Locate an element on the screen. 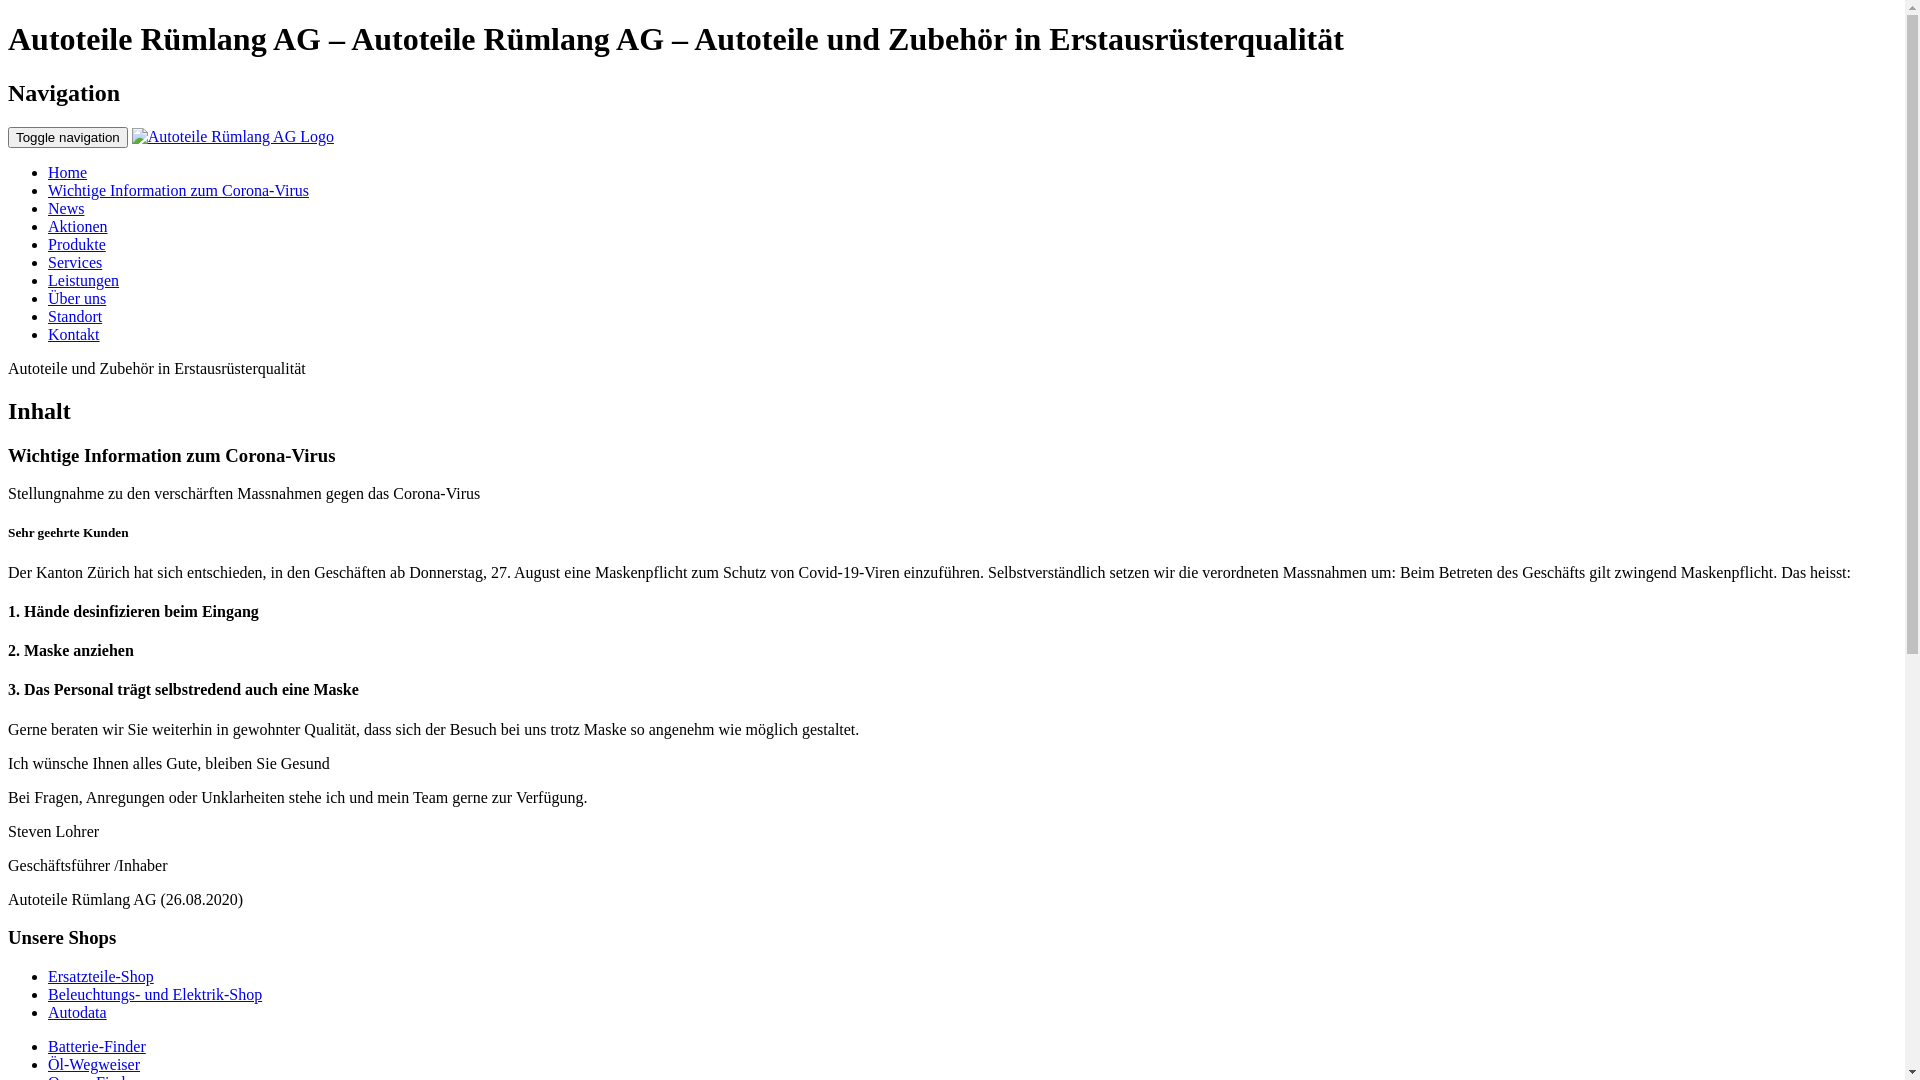  'Home' is located at coordinates (67, 171).